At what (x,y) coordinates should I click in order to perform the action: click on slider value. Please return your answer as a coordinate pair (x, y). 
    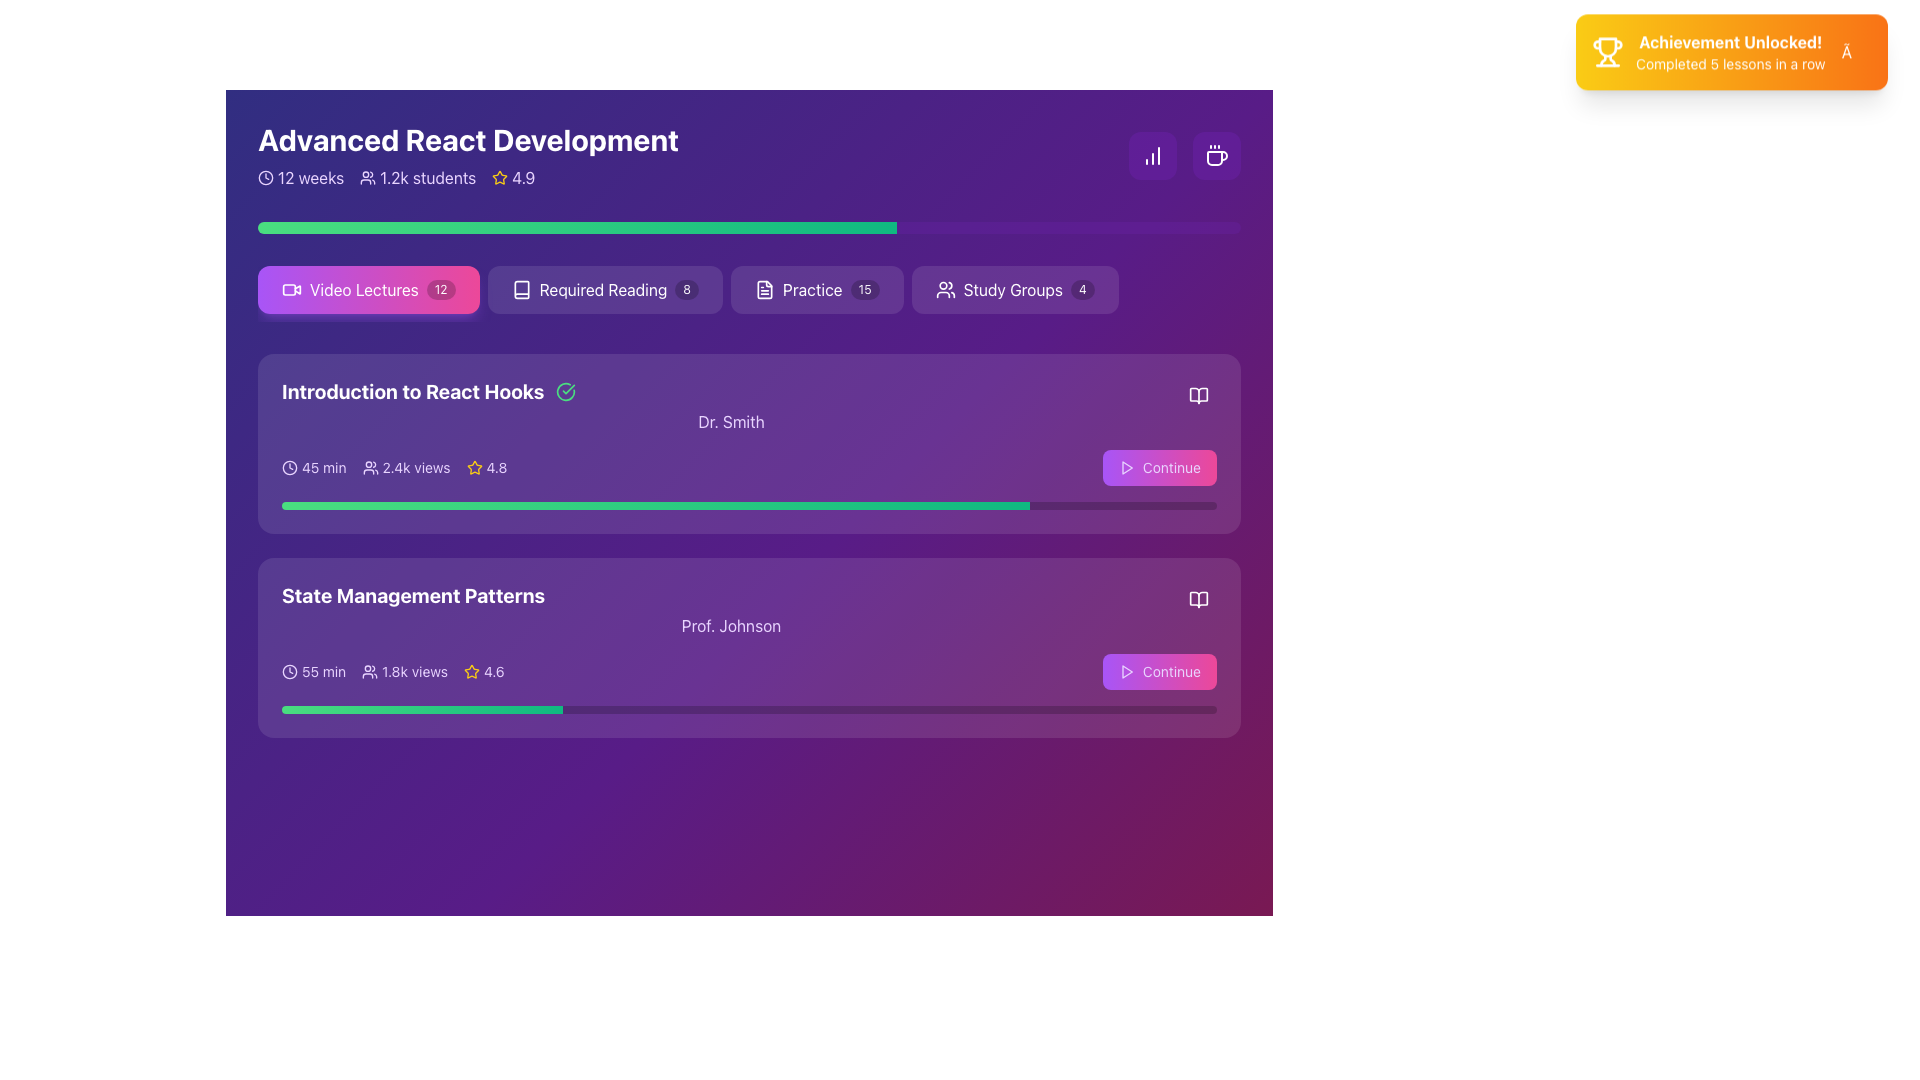
    Looking at the image, I should click on (334, 504).